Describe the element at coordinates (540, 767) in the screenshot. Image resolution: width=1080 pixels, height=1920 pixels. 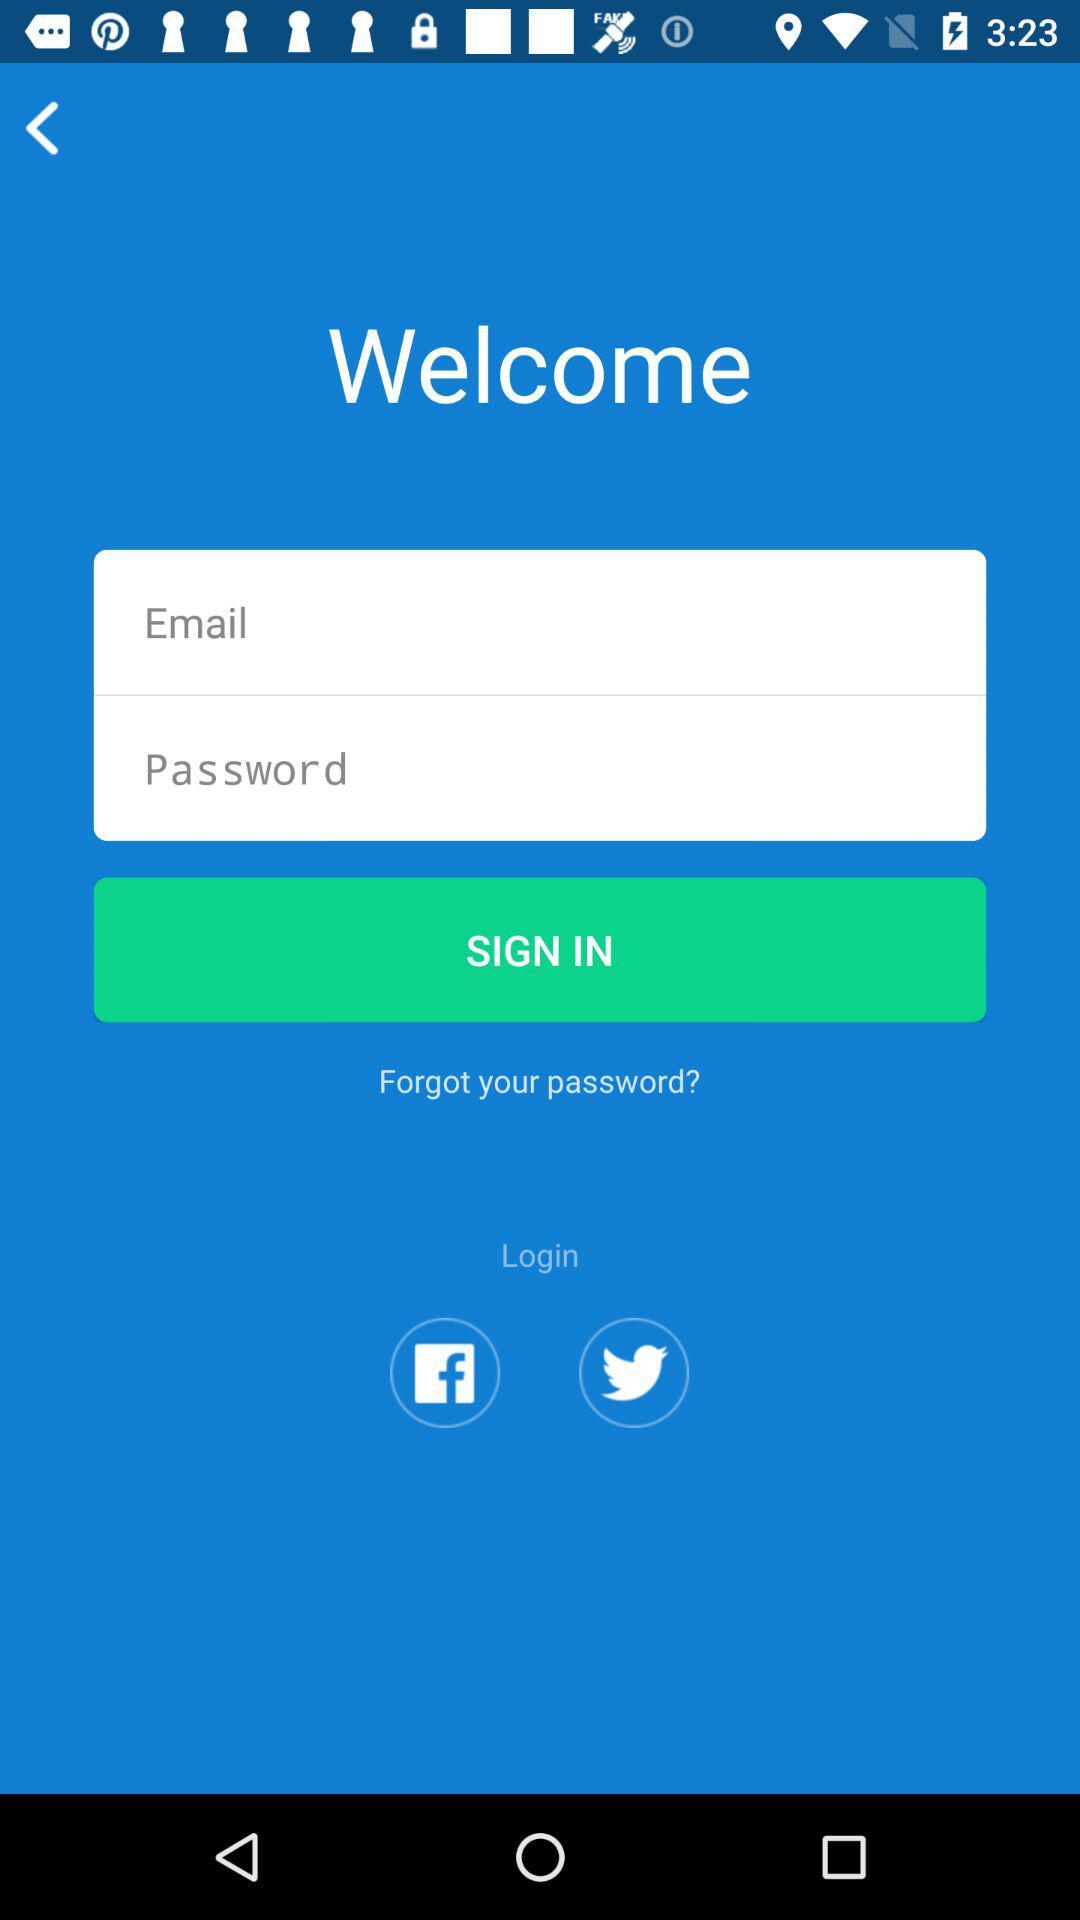
I see `your password` at that location.